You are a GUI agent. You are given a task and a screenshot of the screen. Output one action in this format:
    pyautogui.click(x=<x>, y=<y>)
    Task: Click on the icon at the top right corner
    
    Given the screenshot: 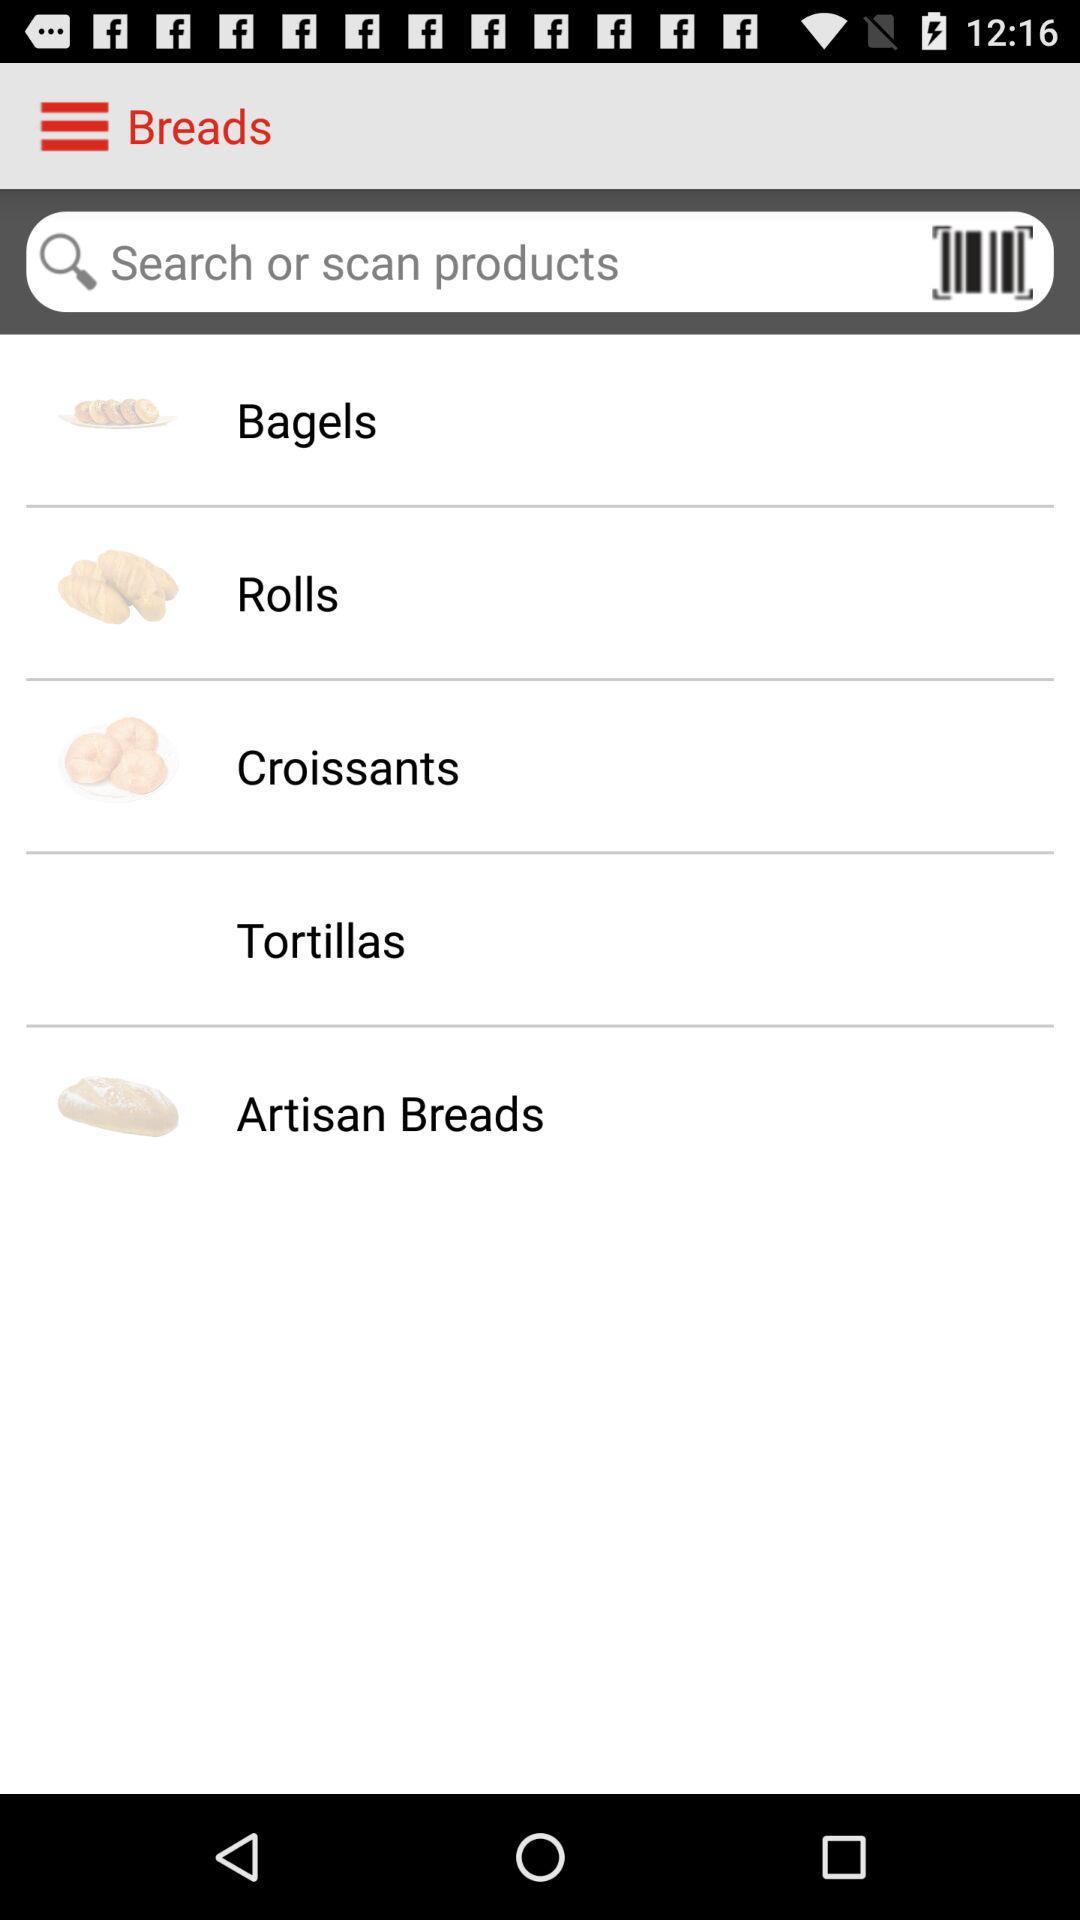 What is the action you would take?
    pyautogui.click(x=981, y=260)
    